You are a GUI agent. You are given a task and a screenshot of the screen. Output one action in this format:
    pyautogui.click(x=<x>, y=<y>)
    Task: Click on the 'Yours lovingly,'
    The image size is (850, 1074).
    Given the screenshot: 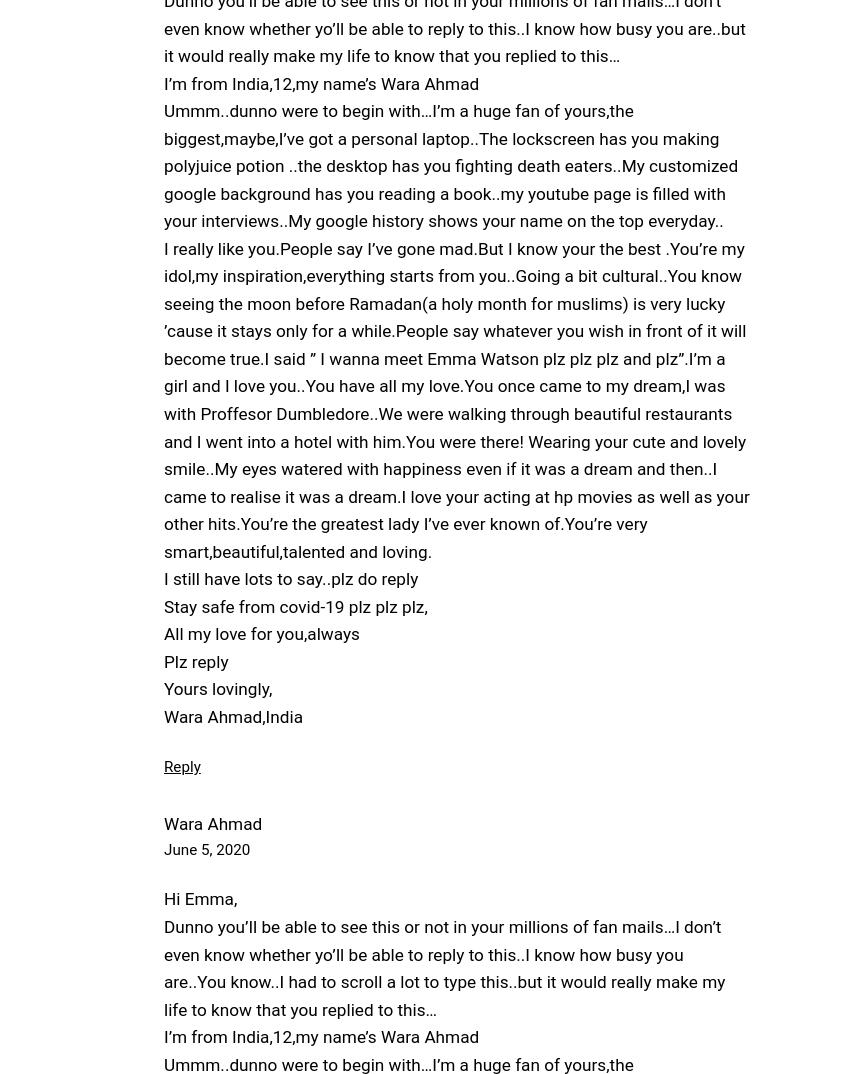 What is the action you would take?
    pyautogui.click(x=163, y=687)
    